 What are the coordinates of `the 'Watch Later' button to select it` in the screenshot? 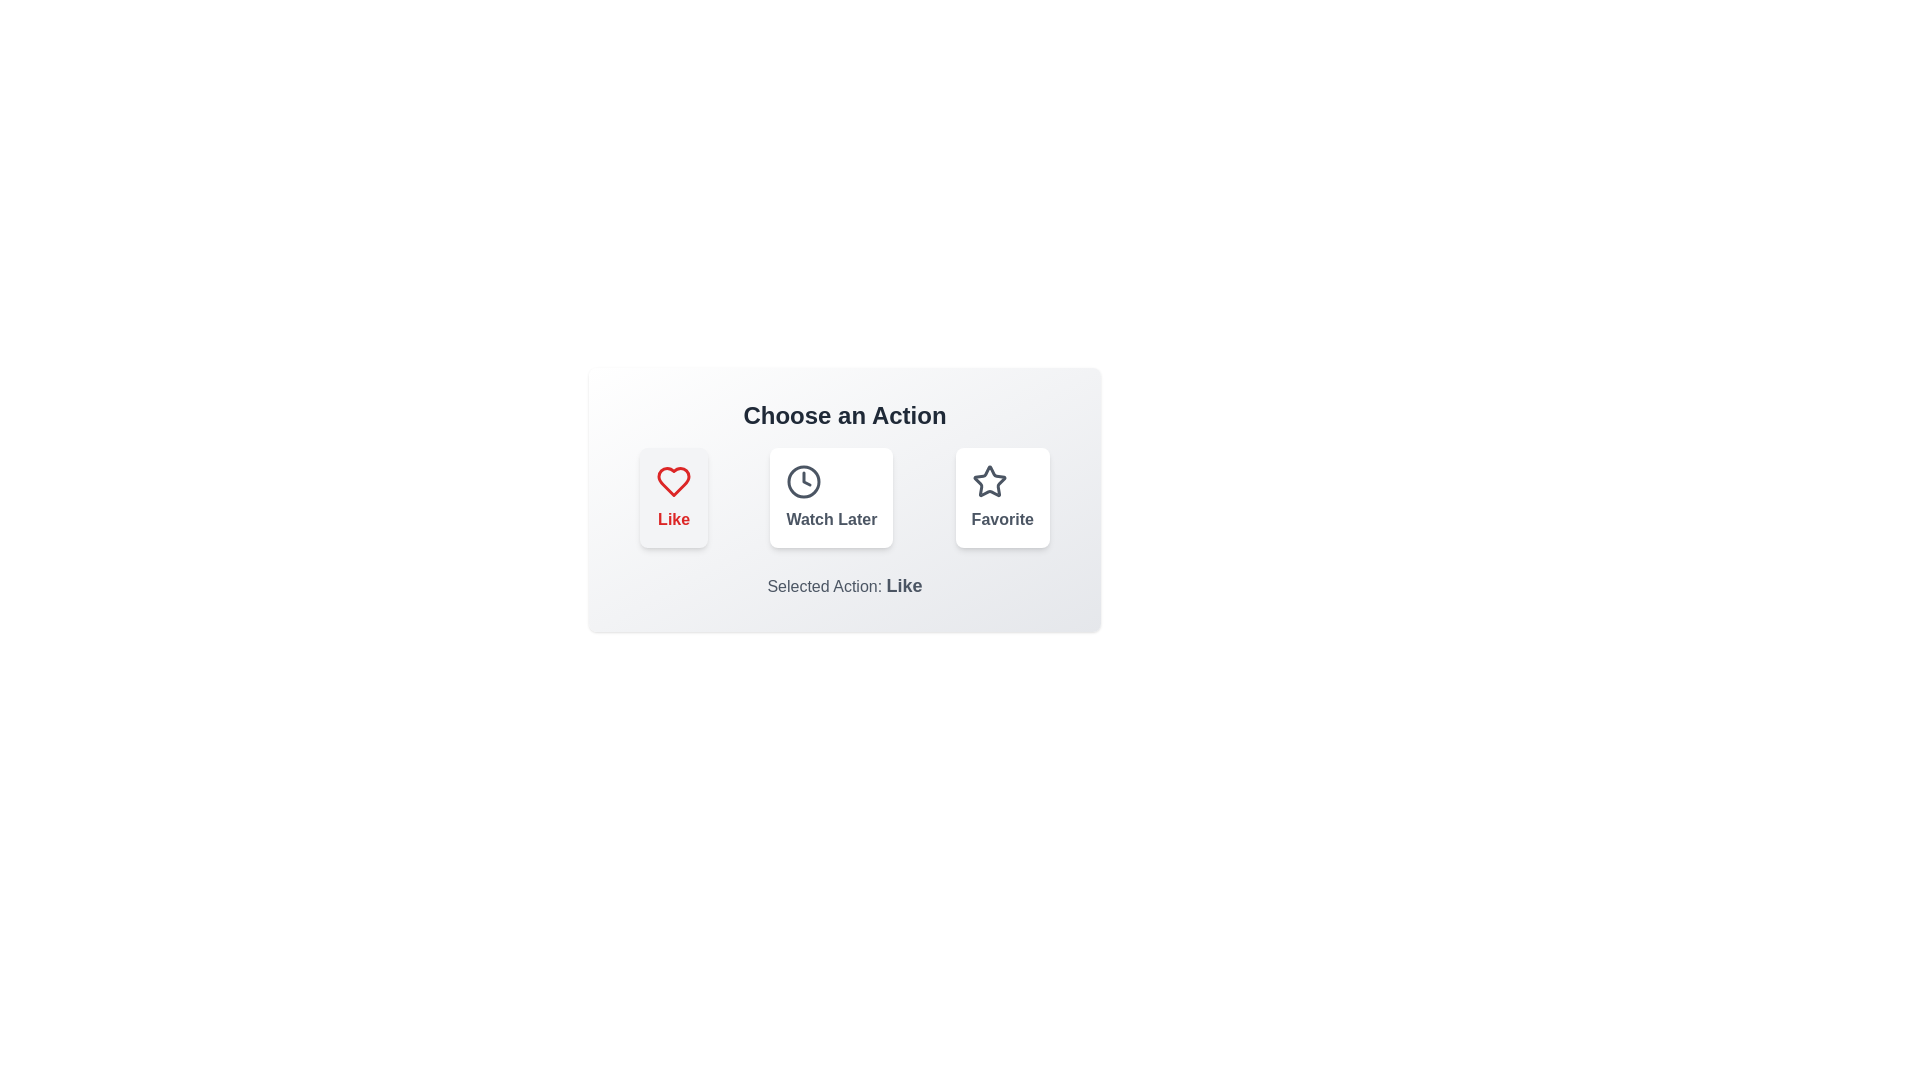 It's located at (831, 496).